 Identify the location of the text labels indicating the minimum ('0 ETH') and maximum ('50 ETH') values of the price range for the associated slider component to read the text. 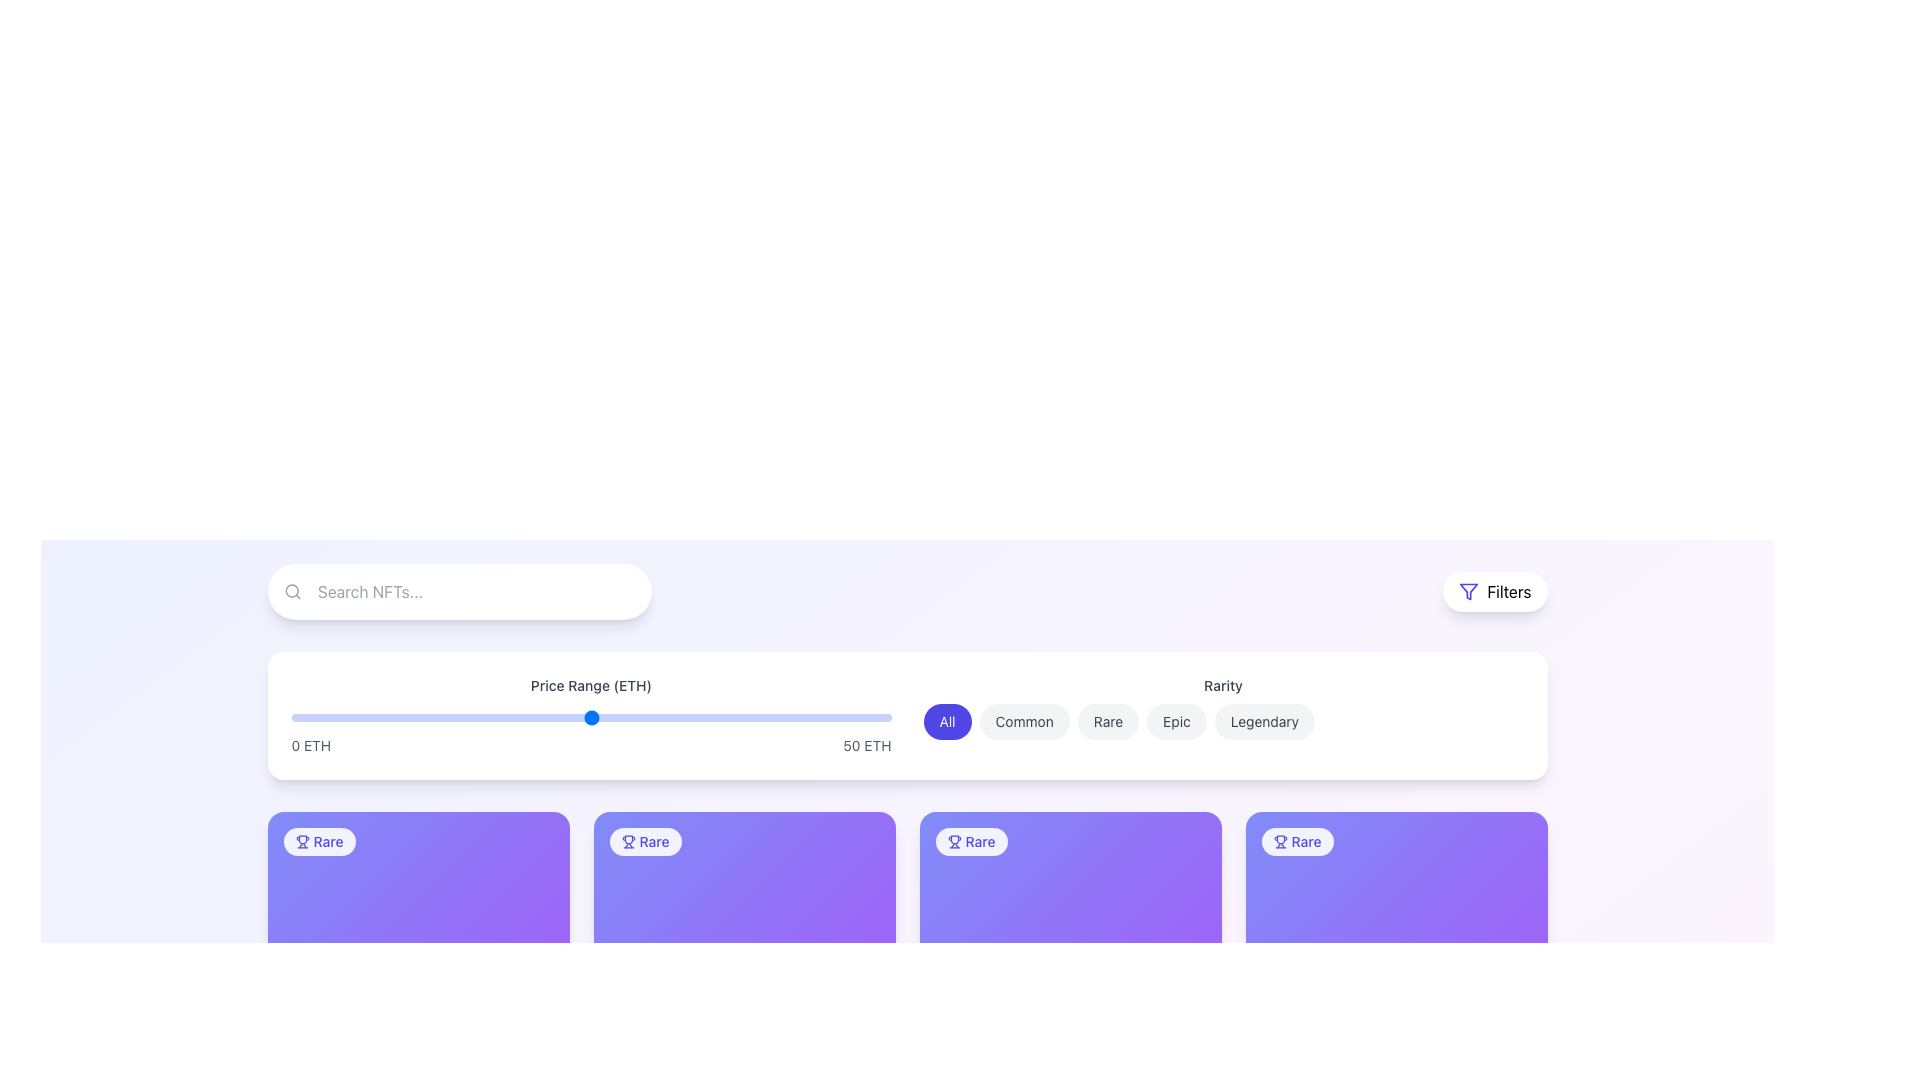
(590, 745).